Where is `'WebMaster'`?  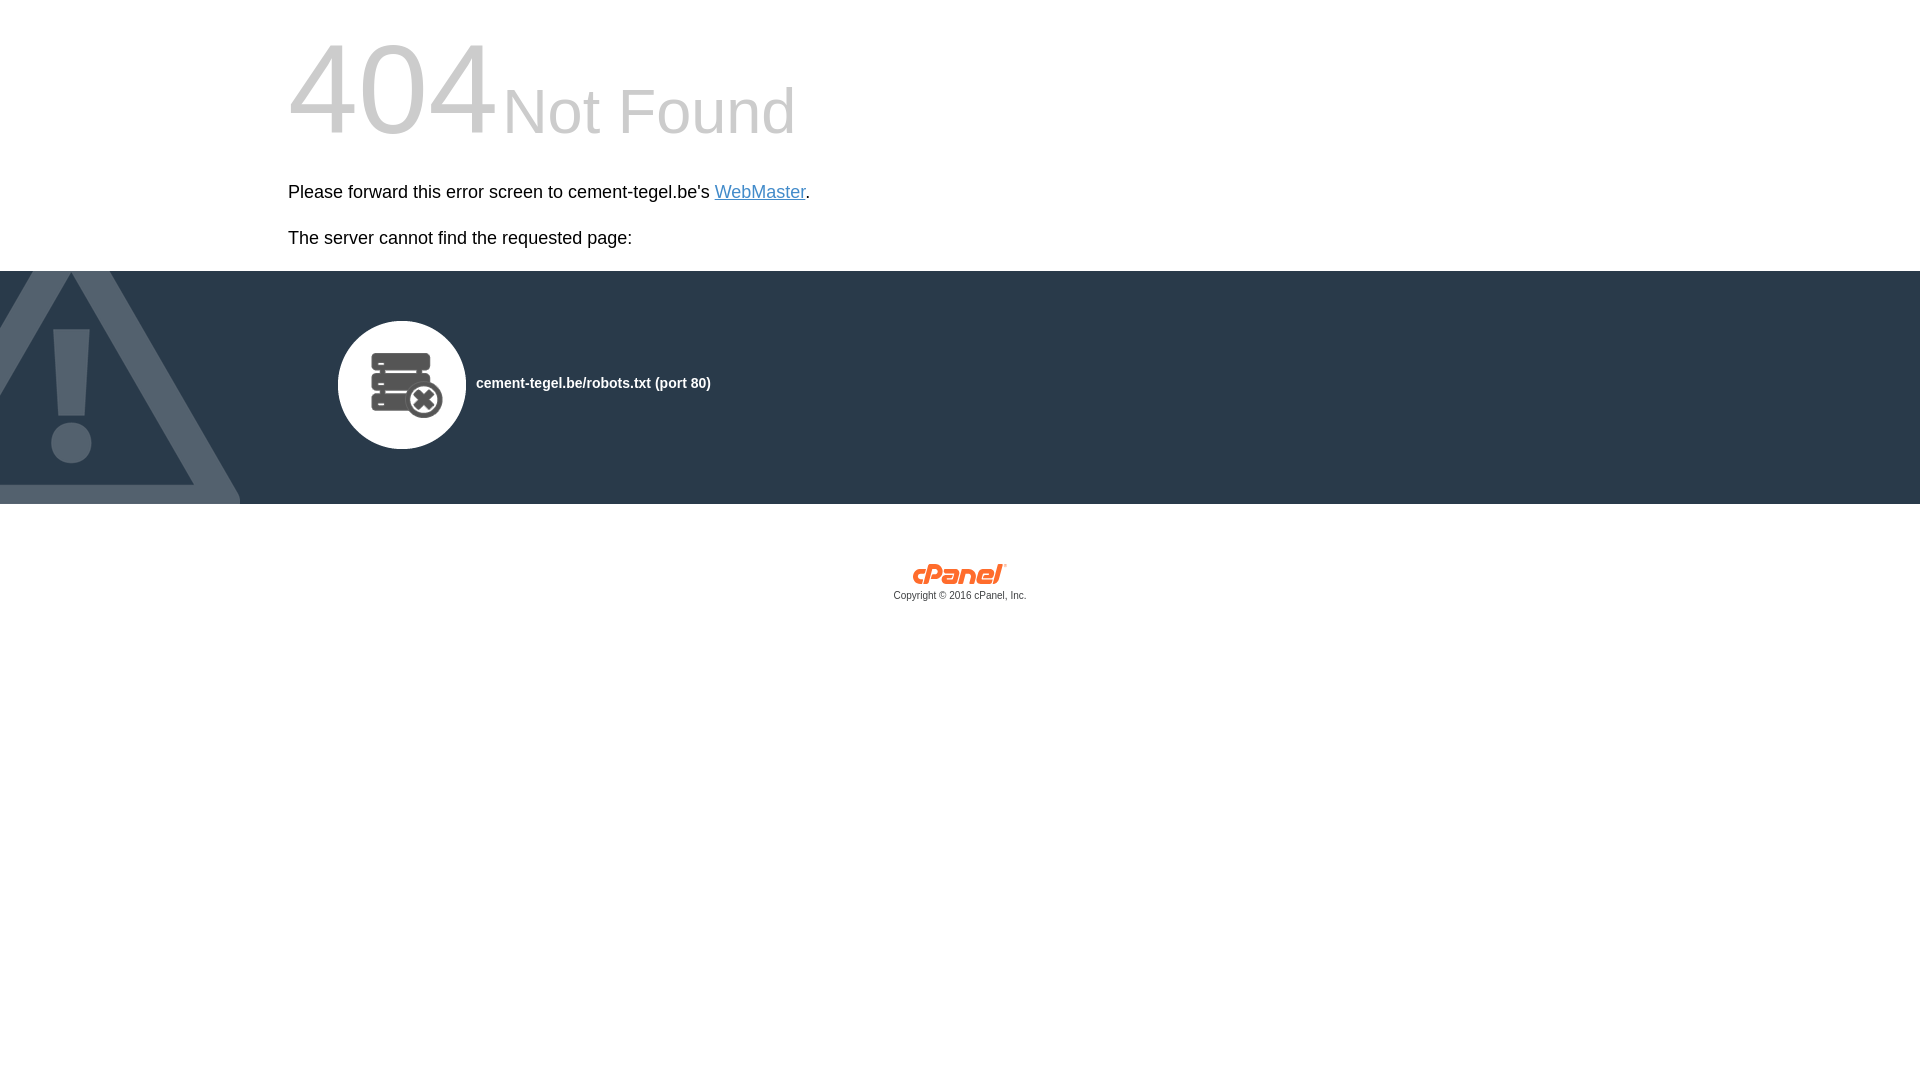
'WebMaster' is located at coordinates (759, 192).